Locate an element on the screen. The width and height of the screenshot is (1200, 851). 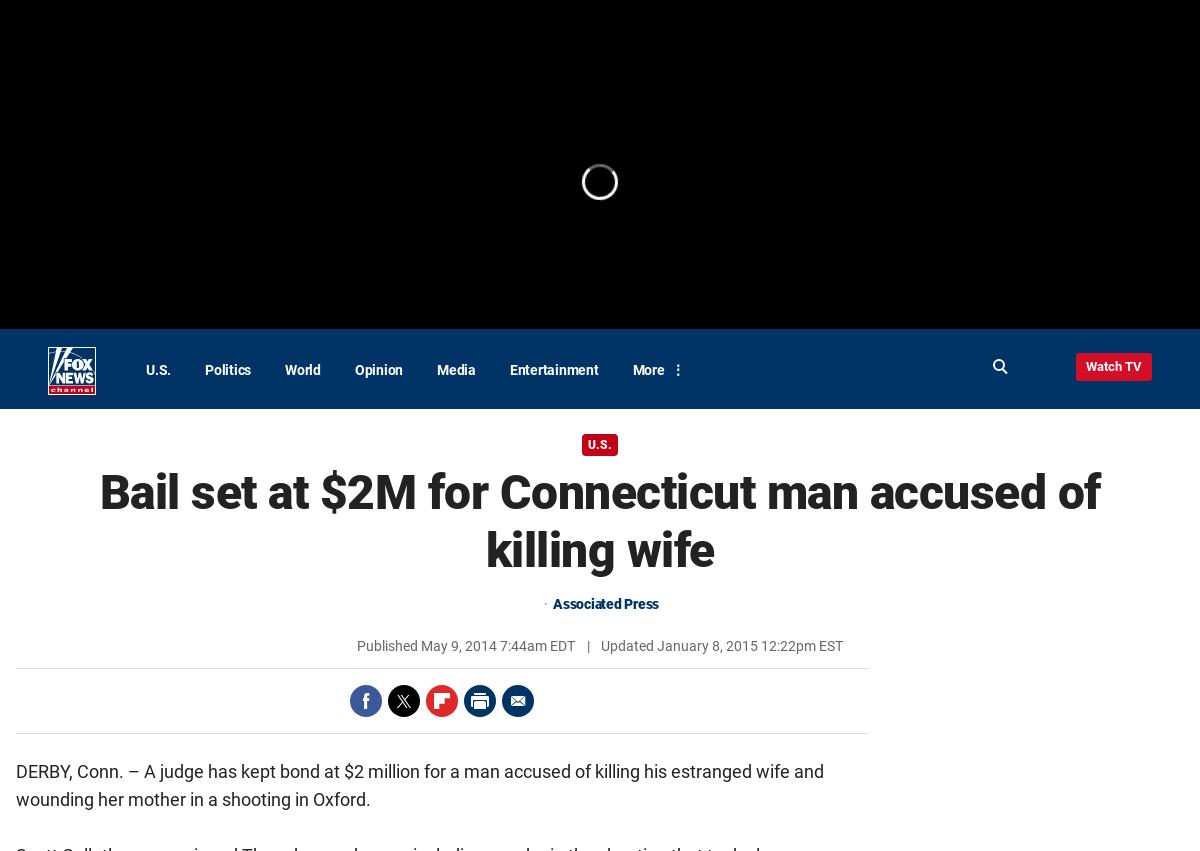
'May 9, 2014 7:44am EDT' is located at coordinates (497, 644).